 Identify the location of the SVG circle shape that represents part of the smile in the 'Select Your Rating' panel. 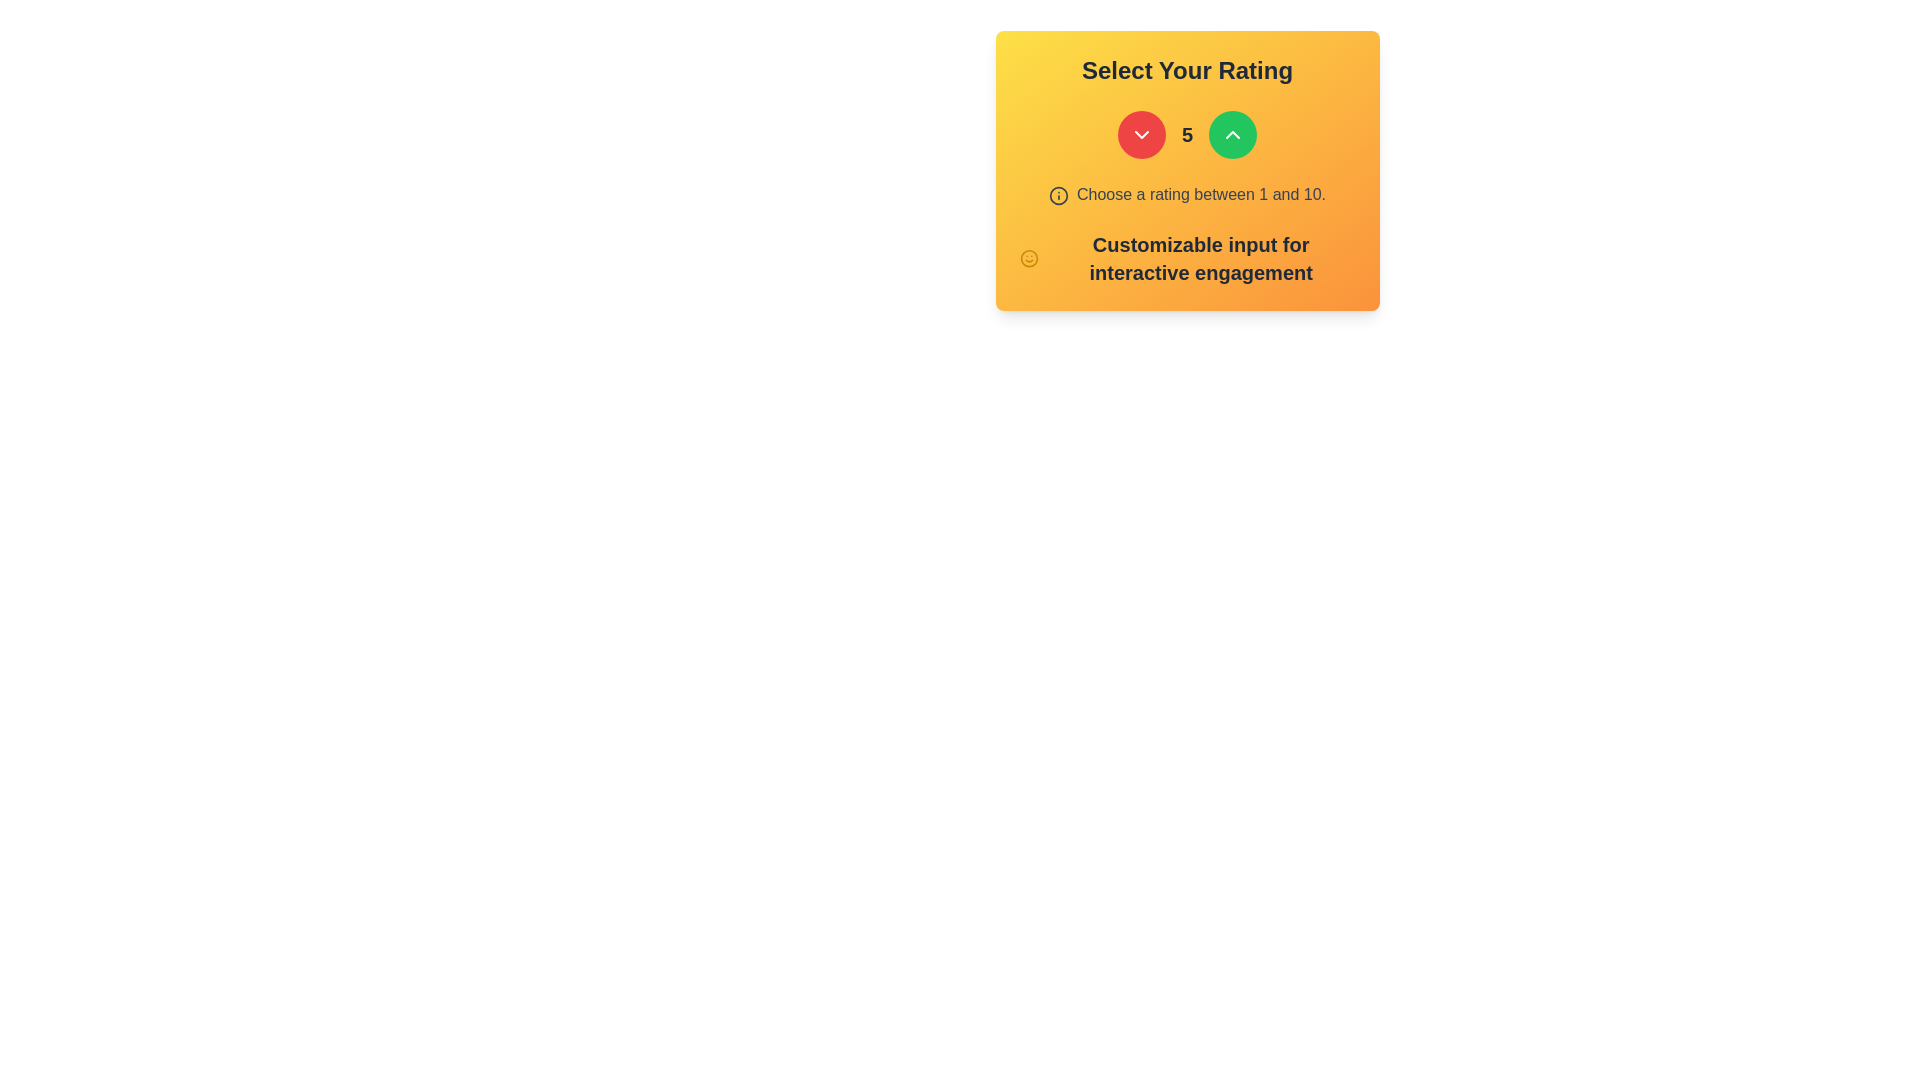
(1029, 257).